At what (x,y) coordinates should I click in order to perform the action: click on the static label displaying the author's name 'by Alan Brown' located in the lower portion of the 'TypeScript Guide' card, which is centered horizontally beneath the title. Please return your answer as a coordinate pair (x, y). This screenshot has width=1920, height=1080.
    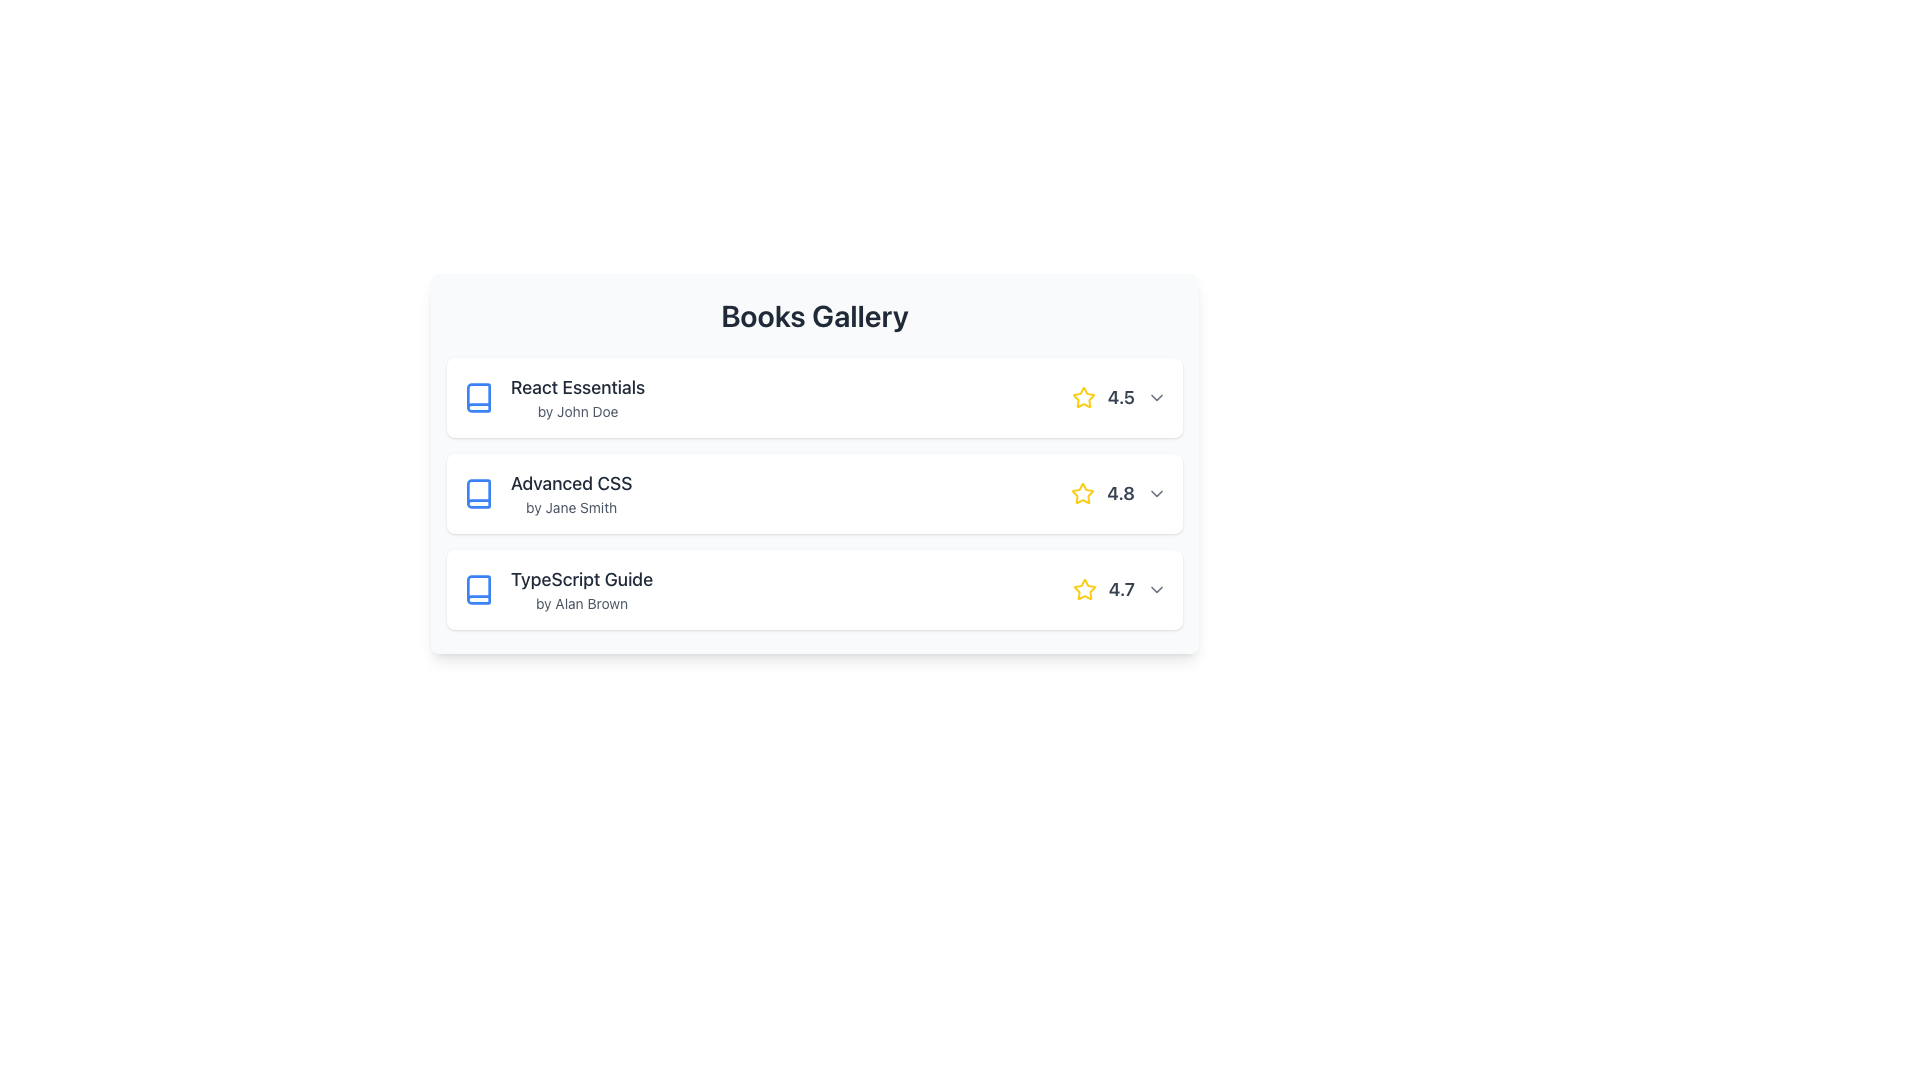
    Looking at the image, I should click on (581, 603).